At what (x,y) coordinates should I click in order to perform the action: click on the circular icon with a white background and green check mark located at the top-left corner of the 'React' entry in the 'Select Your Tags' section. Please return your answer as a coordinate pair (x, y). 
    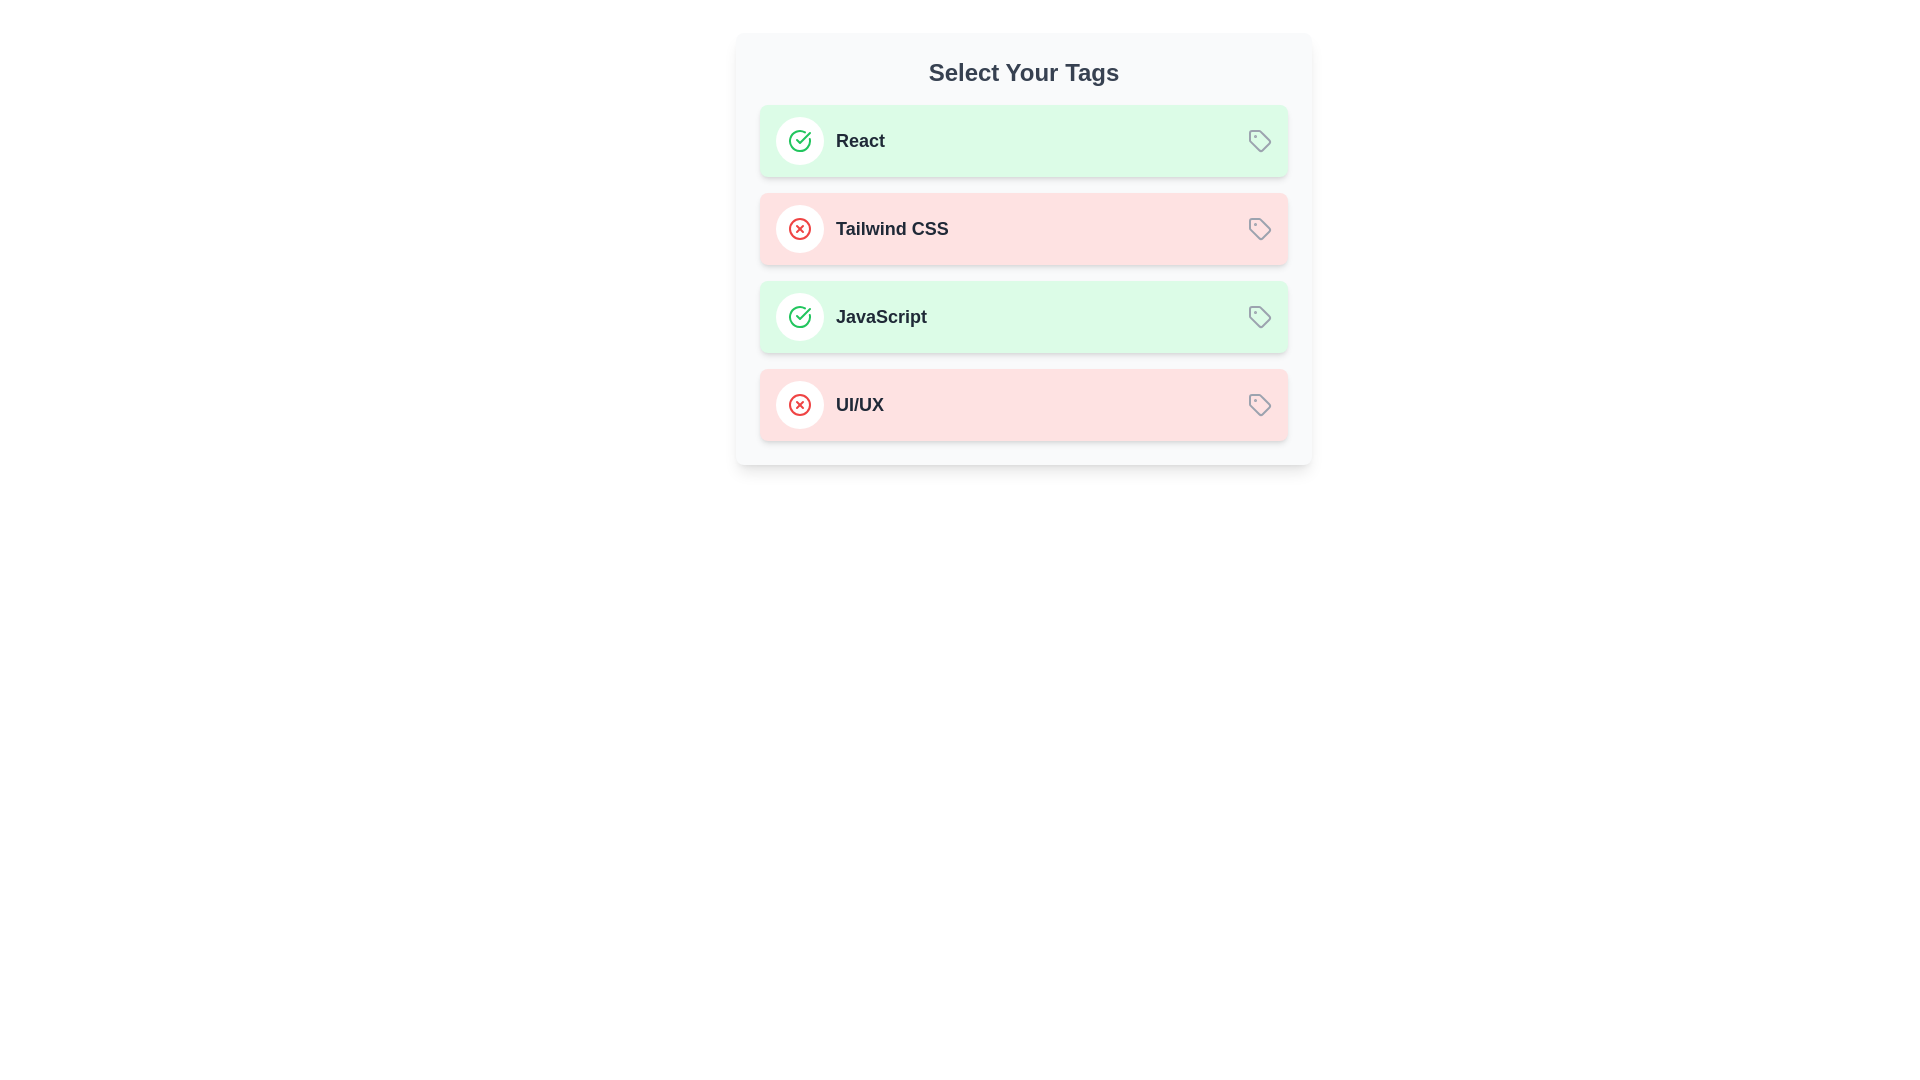
    Looking at the image, I should click on (800, 140).